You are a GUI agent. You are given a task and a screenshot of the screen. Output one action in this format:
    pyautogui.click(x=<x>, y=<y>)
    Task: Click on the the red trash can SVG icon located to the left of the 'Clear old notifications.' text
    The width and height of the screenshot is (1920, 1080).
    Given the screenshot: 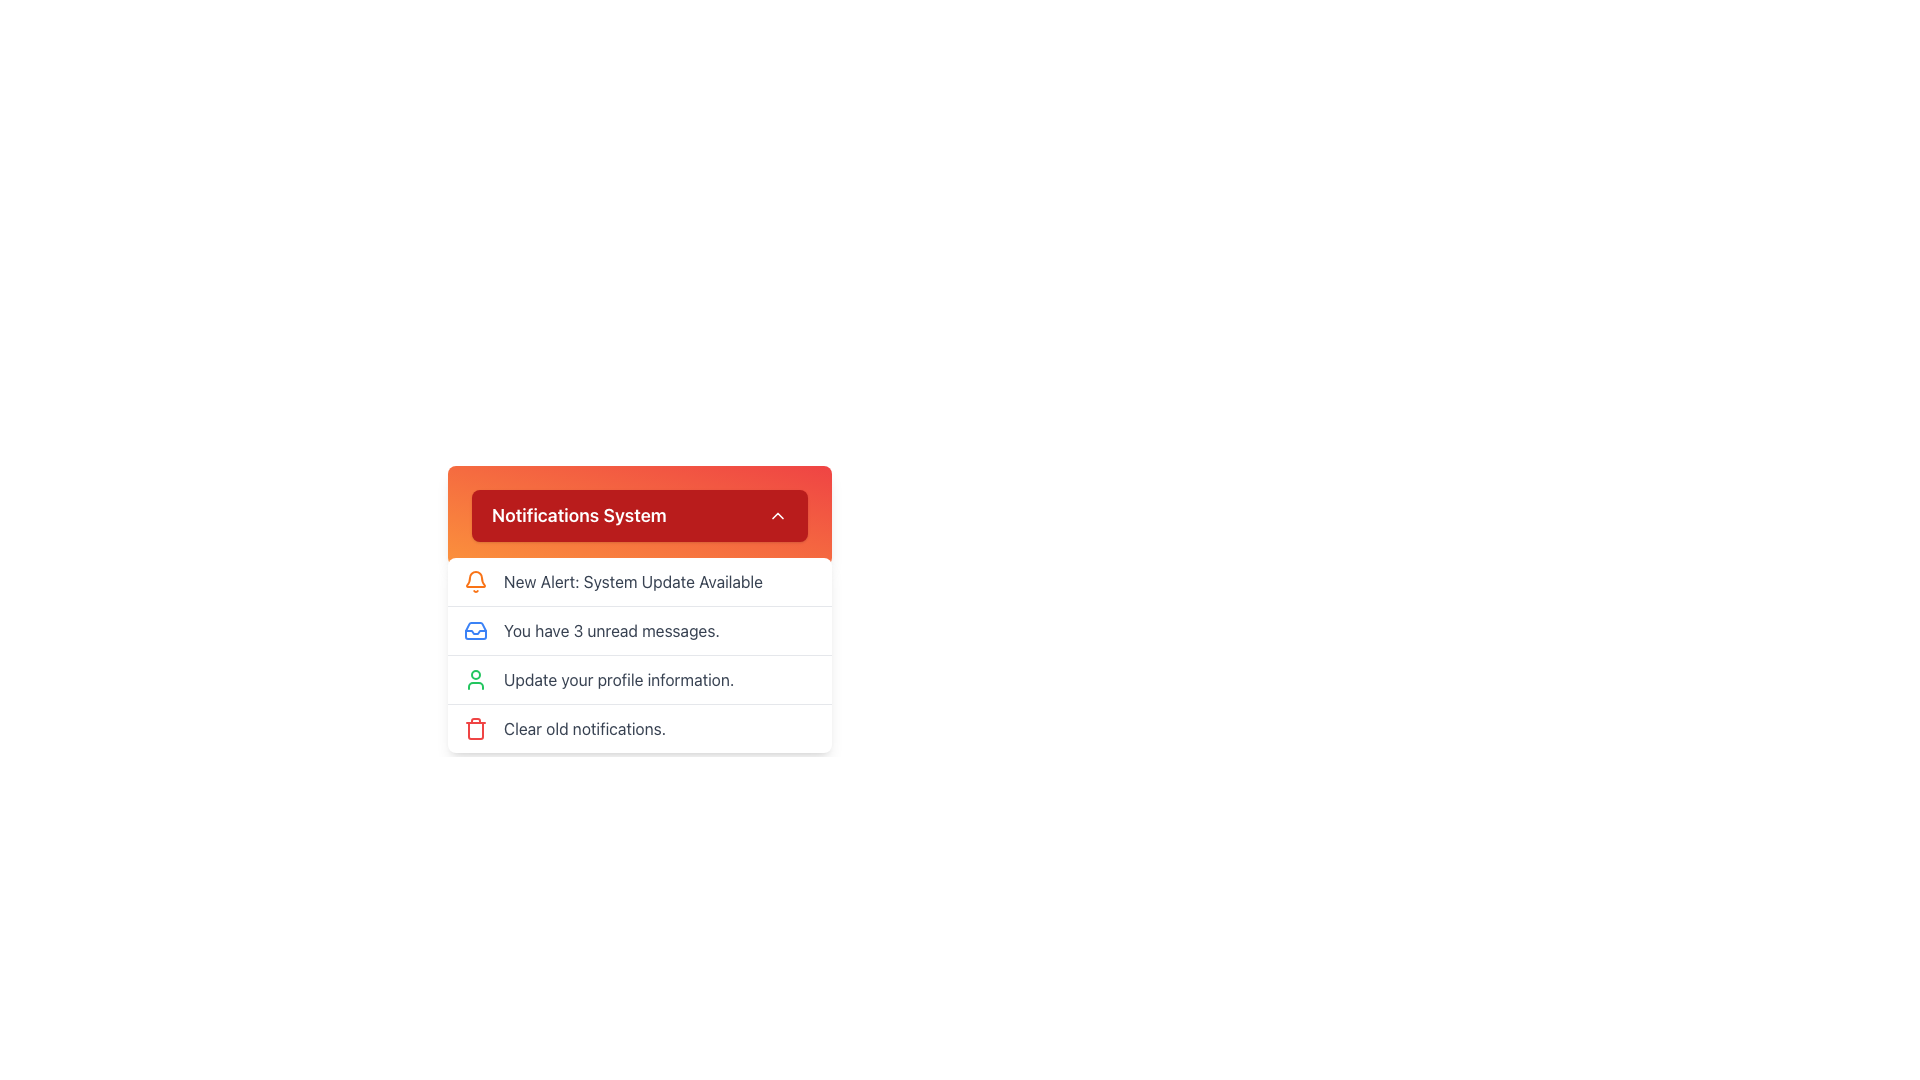 What is the action you would take?
    pyautogui.click(x=474, y=729)
    